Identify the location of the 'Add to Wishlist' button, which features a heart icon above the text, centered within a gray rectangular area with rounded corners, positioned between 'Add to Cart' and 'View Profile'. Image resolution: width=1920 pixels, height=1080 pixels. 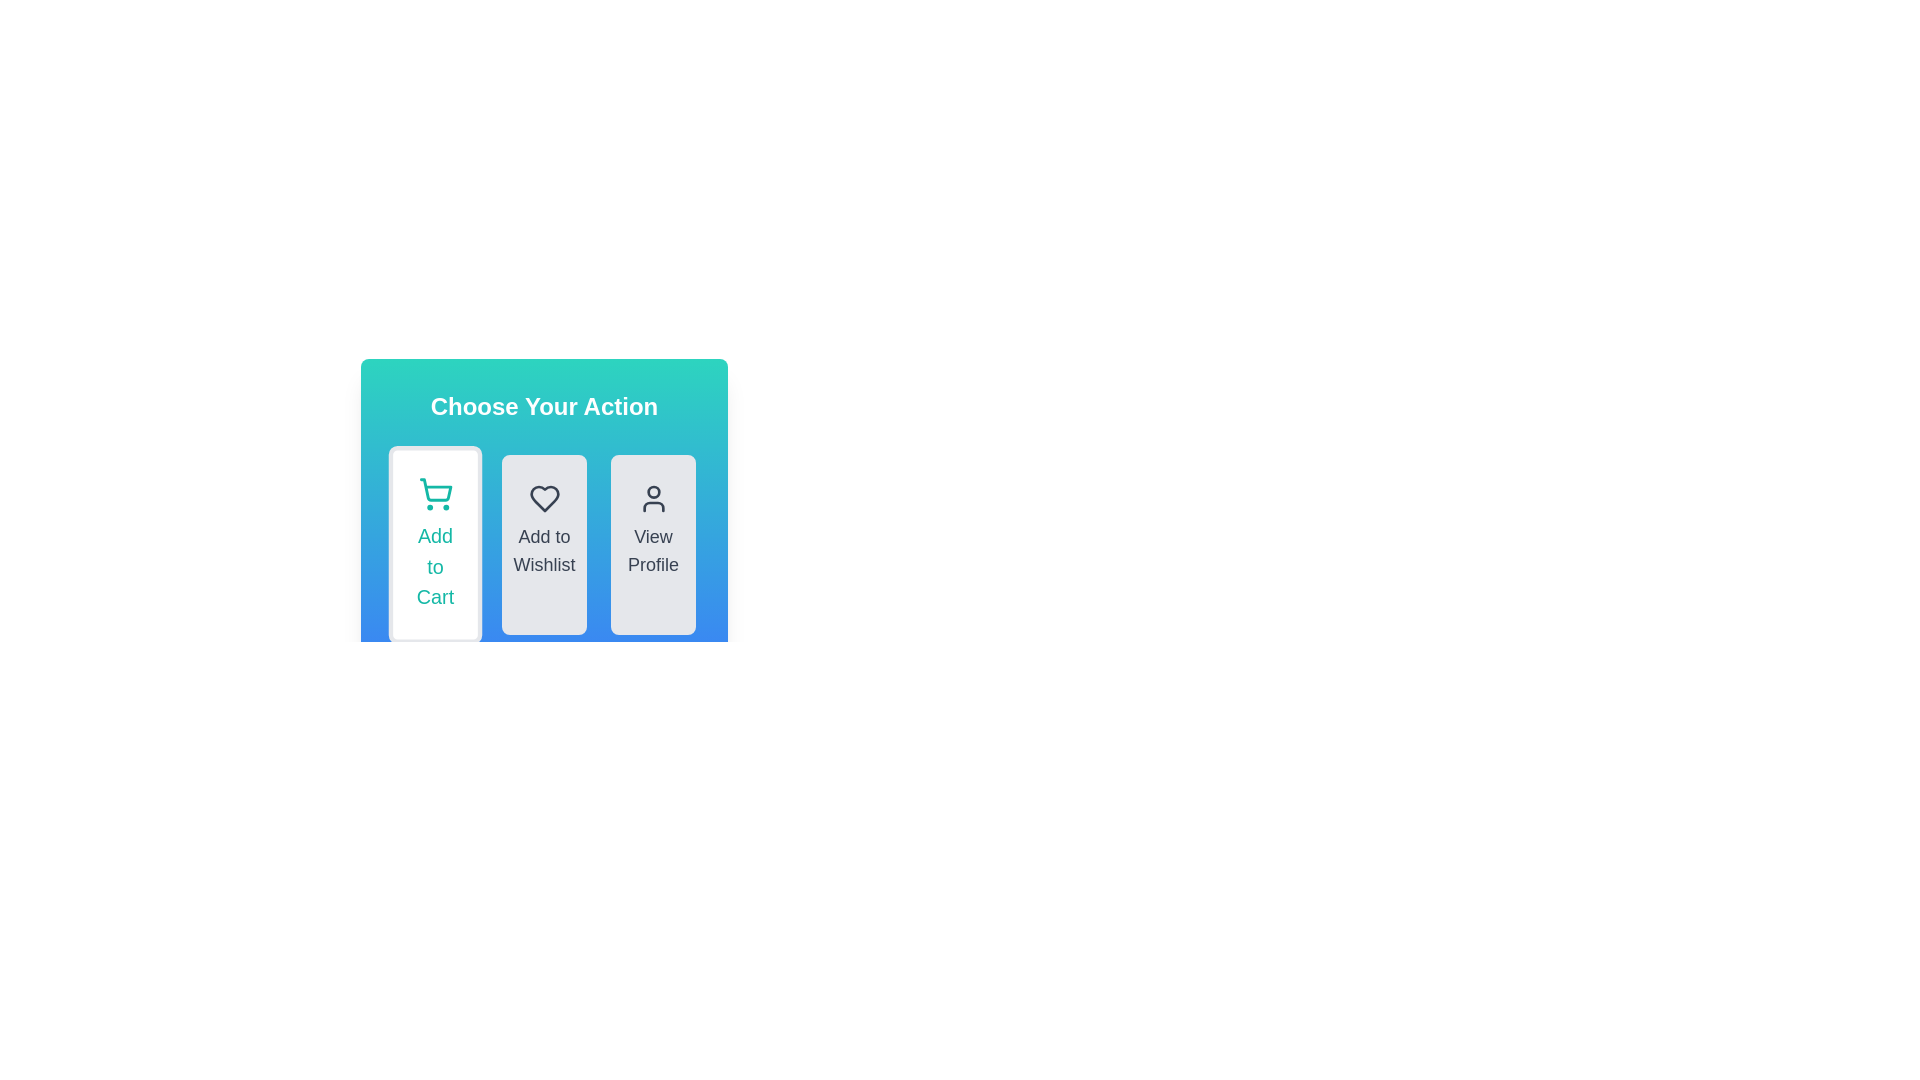
(544, 544).